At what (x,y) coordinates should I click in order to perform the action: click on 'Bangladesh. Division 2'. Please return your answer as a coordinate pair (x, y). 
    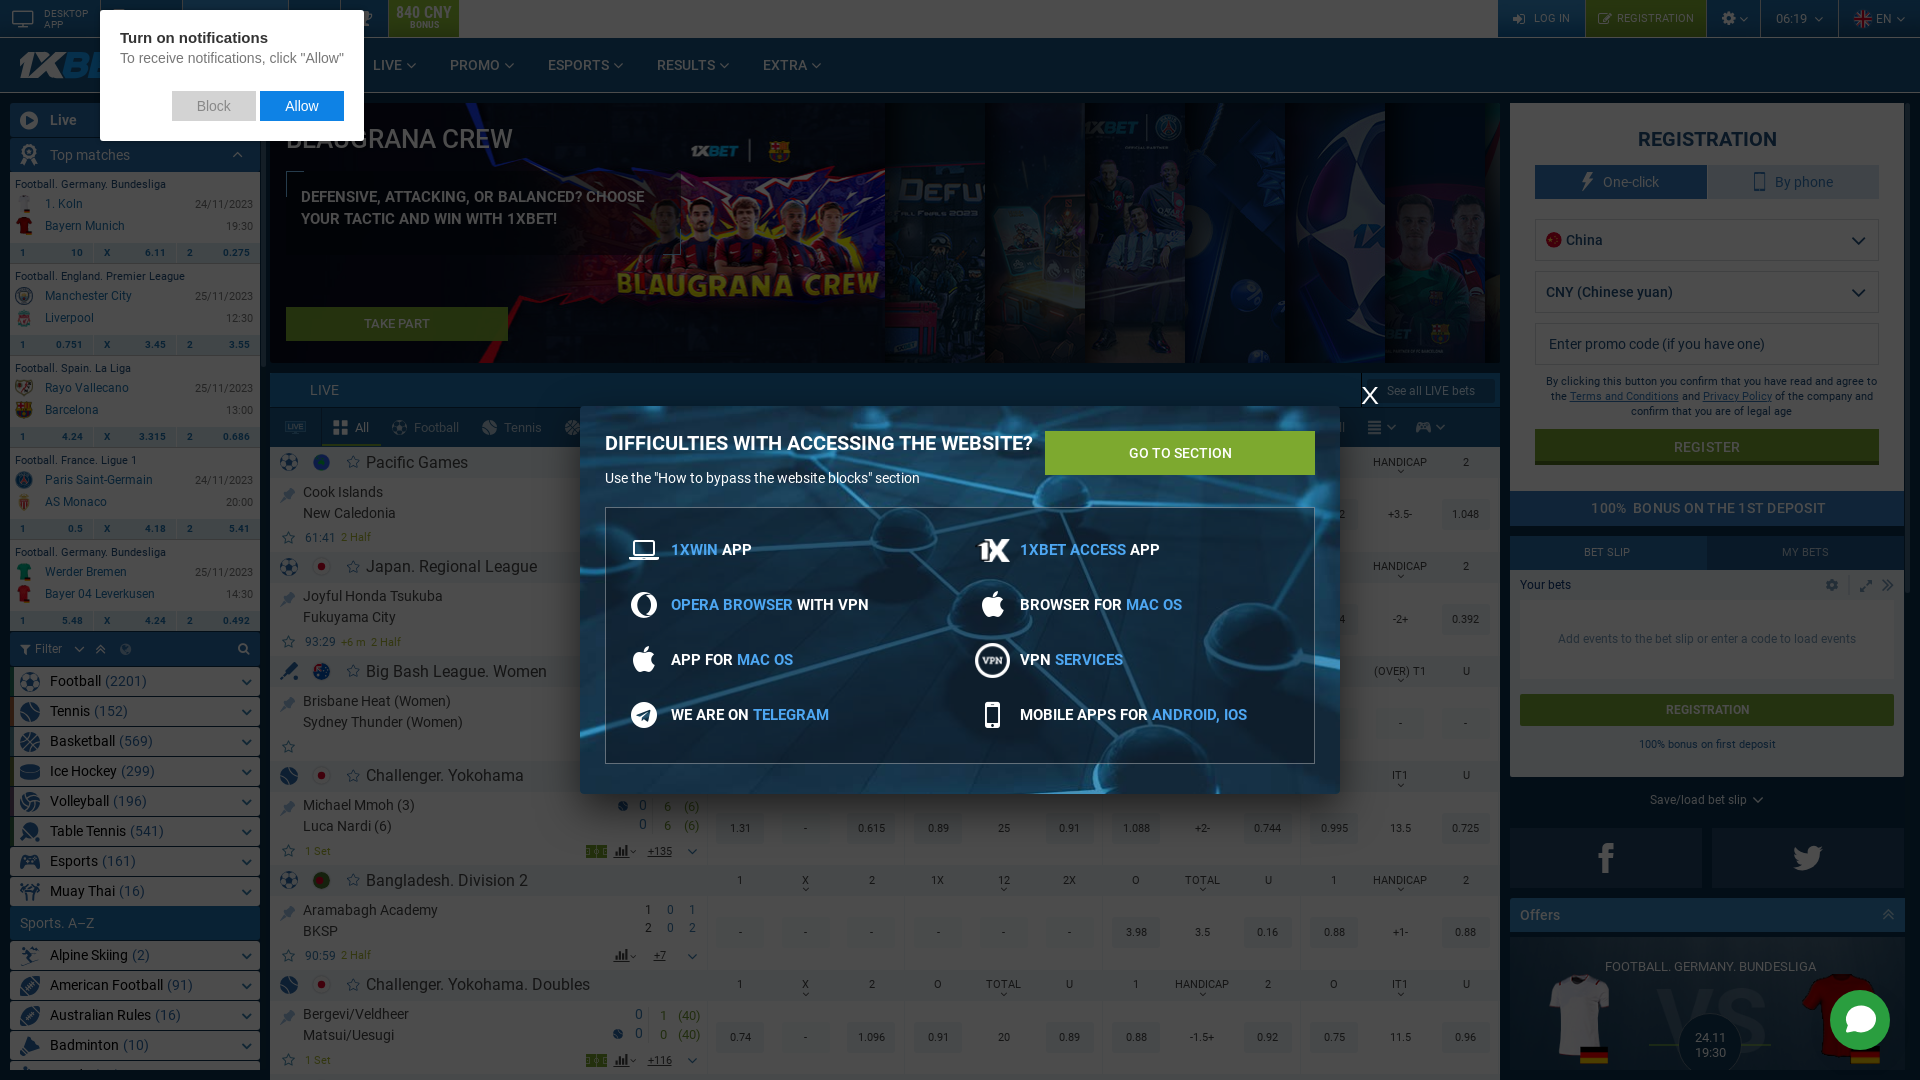
    Looking at the image, I should click on (445, 878).